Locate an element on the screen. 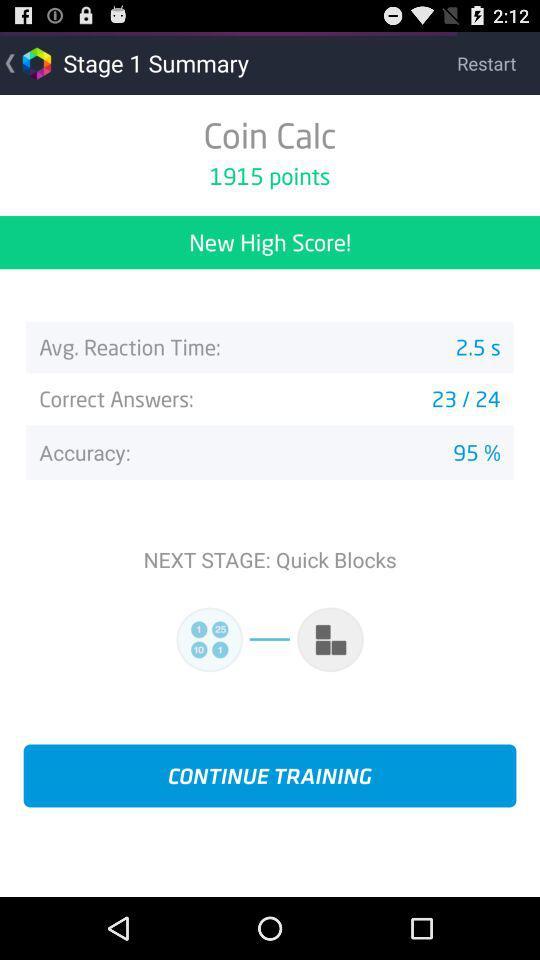 The image size is (540, 960). the button at the bottom is located at coordinates (270, 774).